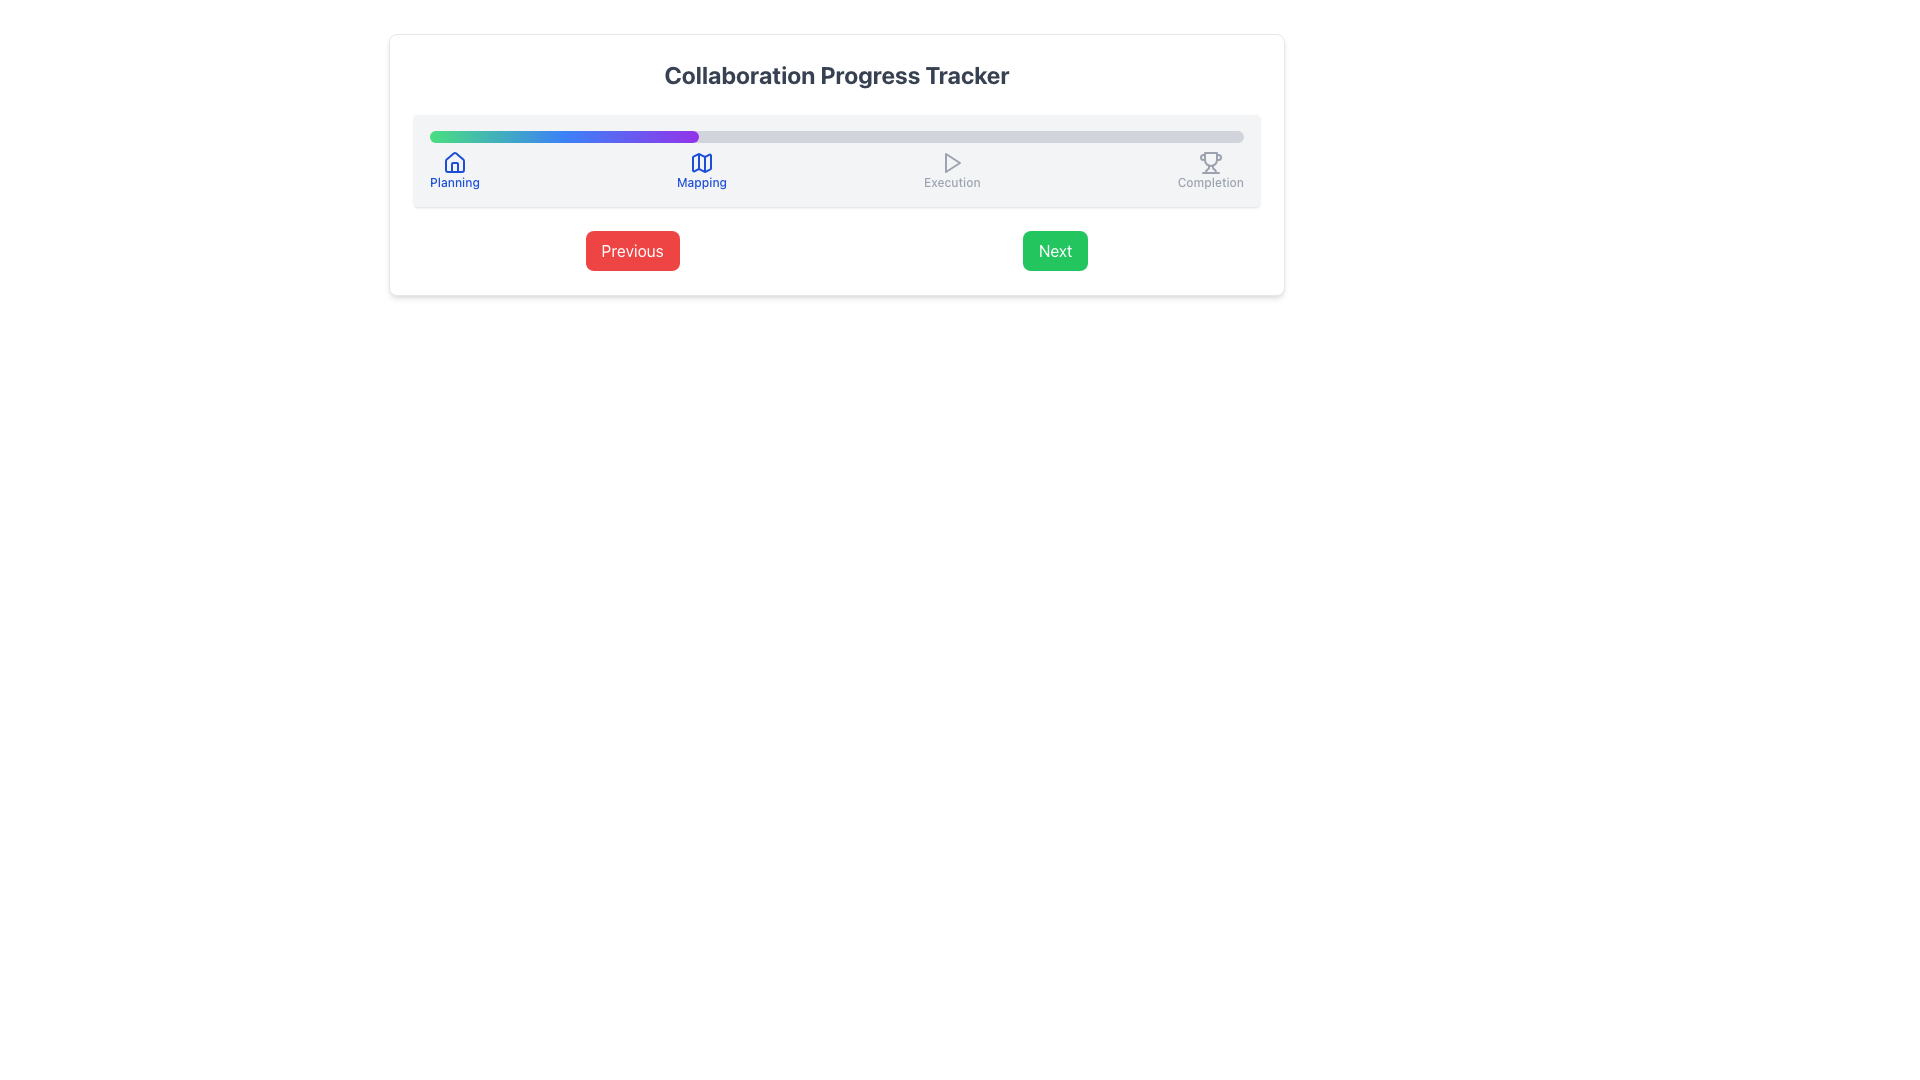 The image size is (1920, 1080). I want to click on the 'Completion' stage icon in the progress tracking UI component, which is the last item in a horizontal sequence of four stages: 'Planning', 'Mapping', 'Execution', and 'Completion', so click(1209, 169).